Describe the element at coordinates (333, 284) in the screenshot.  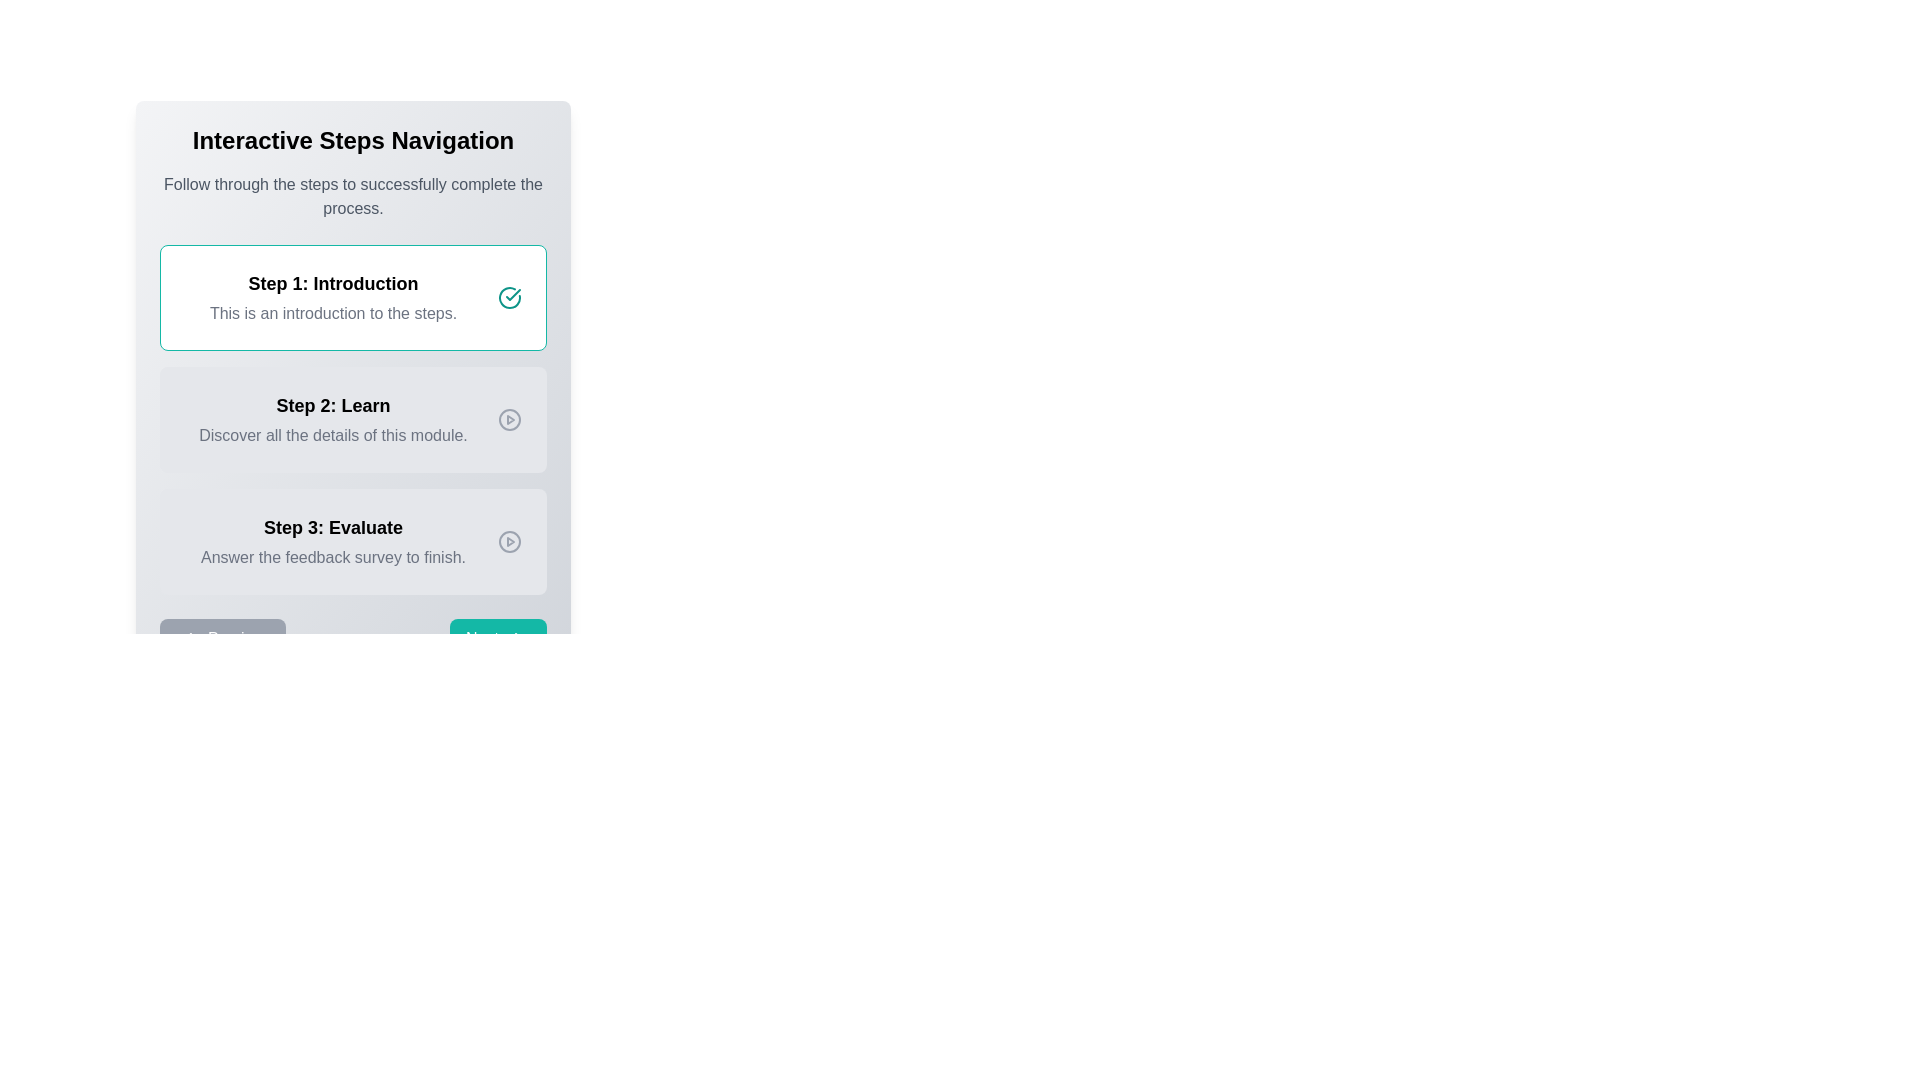
I see `the title Text label for the first step in the multi-step process guide, which is located at the top center of the interface, just above the description text` at that location.